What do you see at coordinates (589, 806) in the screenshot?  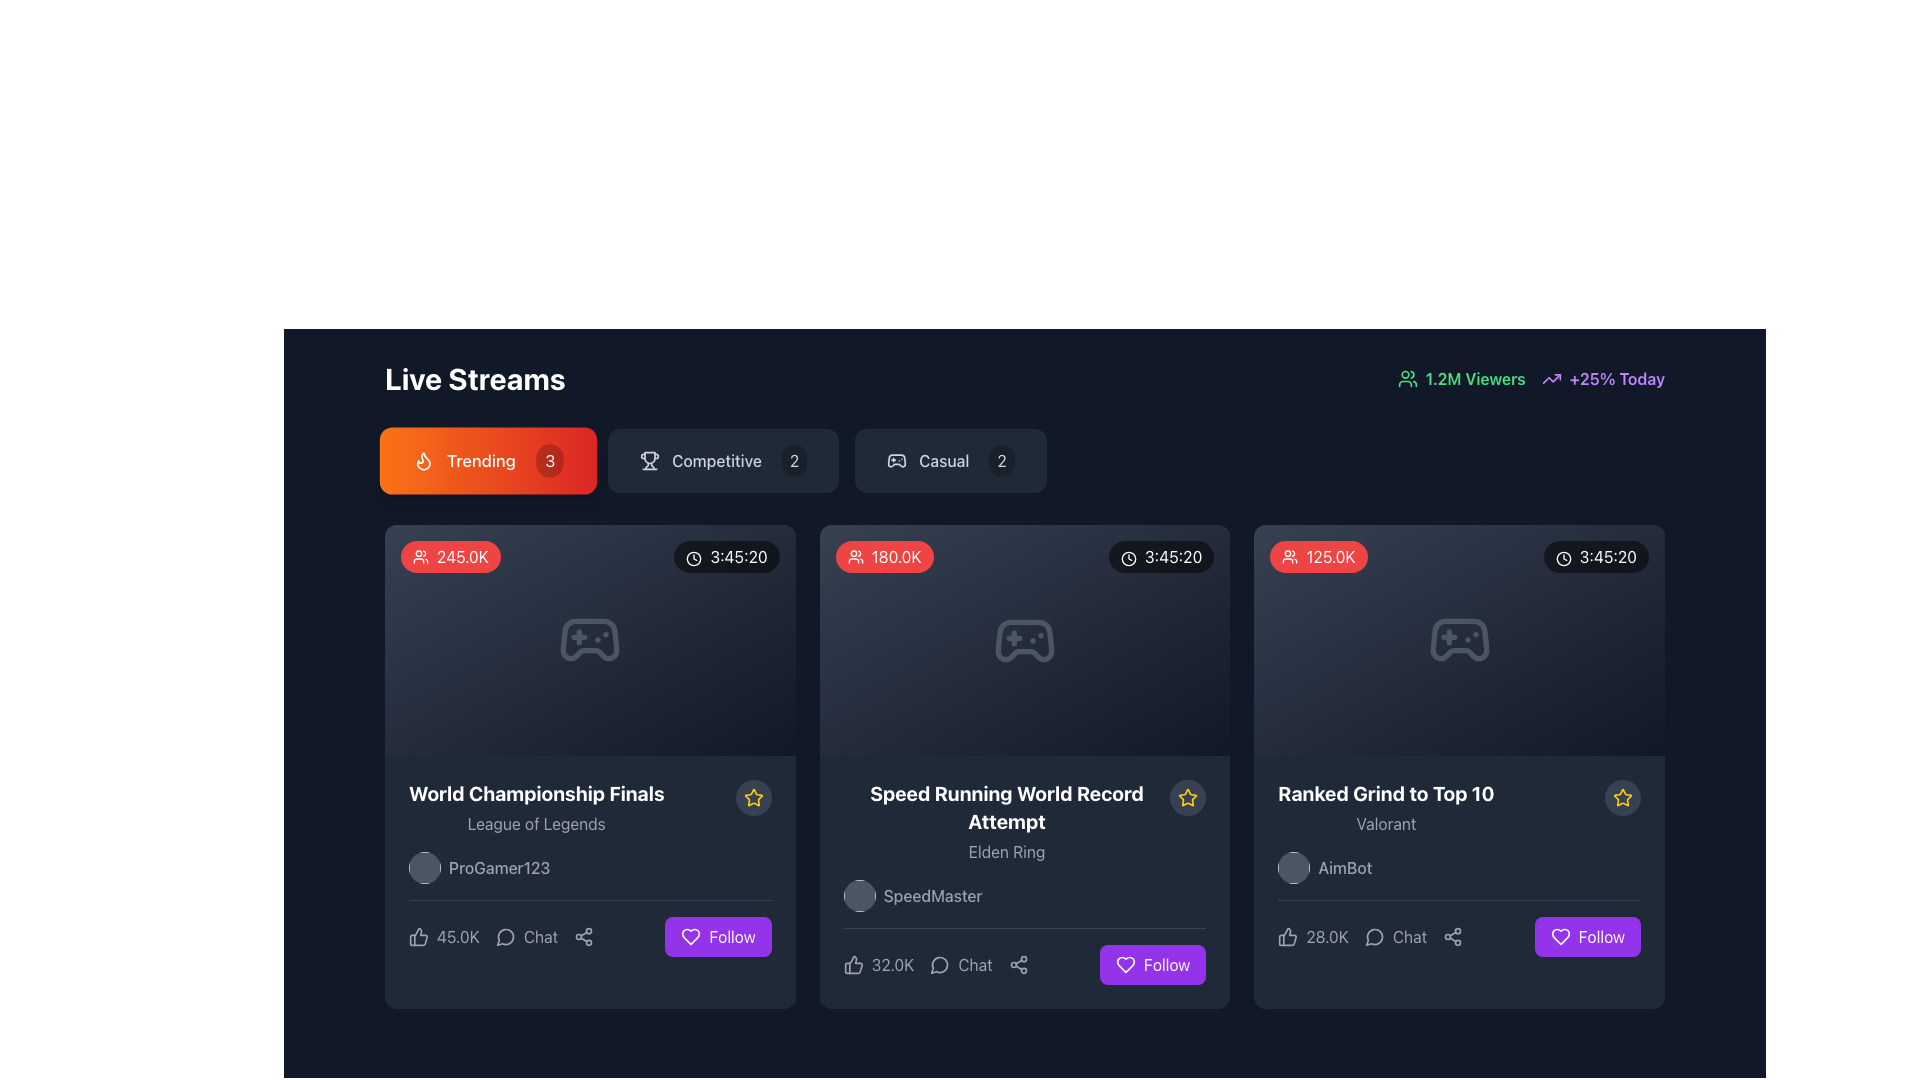 I see `title and subtitle text of the live stream displayed in the composite text block located below the main image area of the card` at bounding box center [589, 806].